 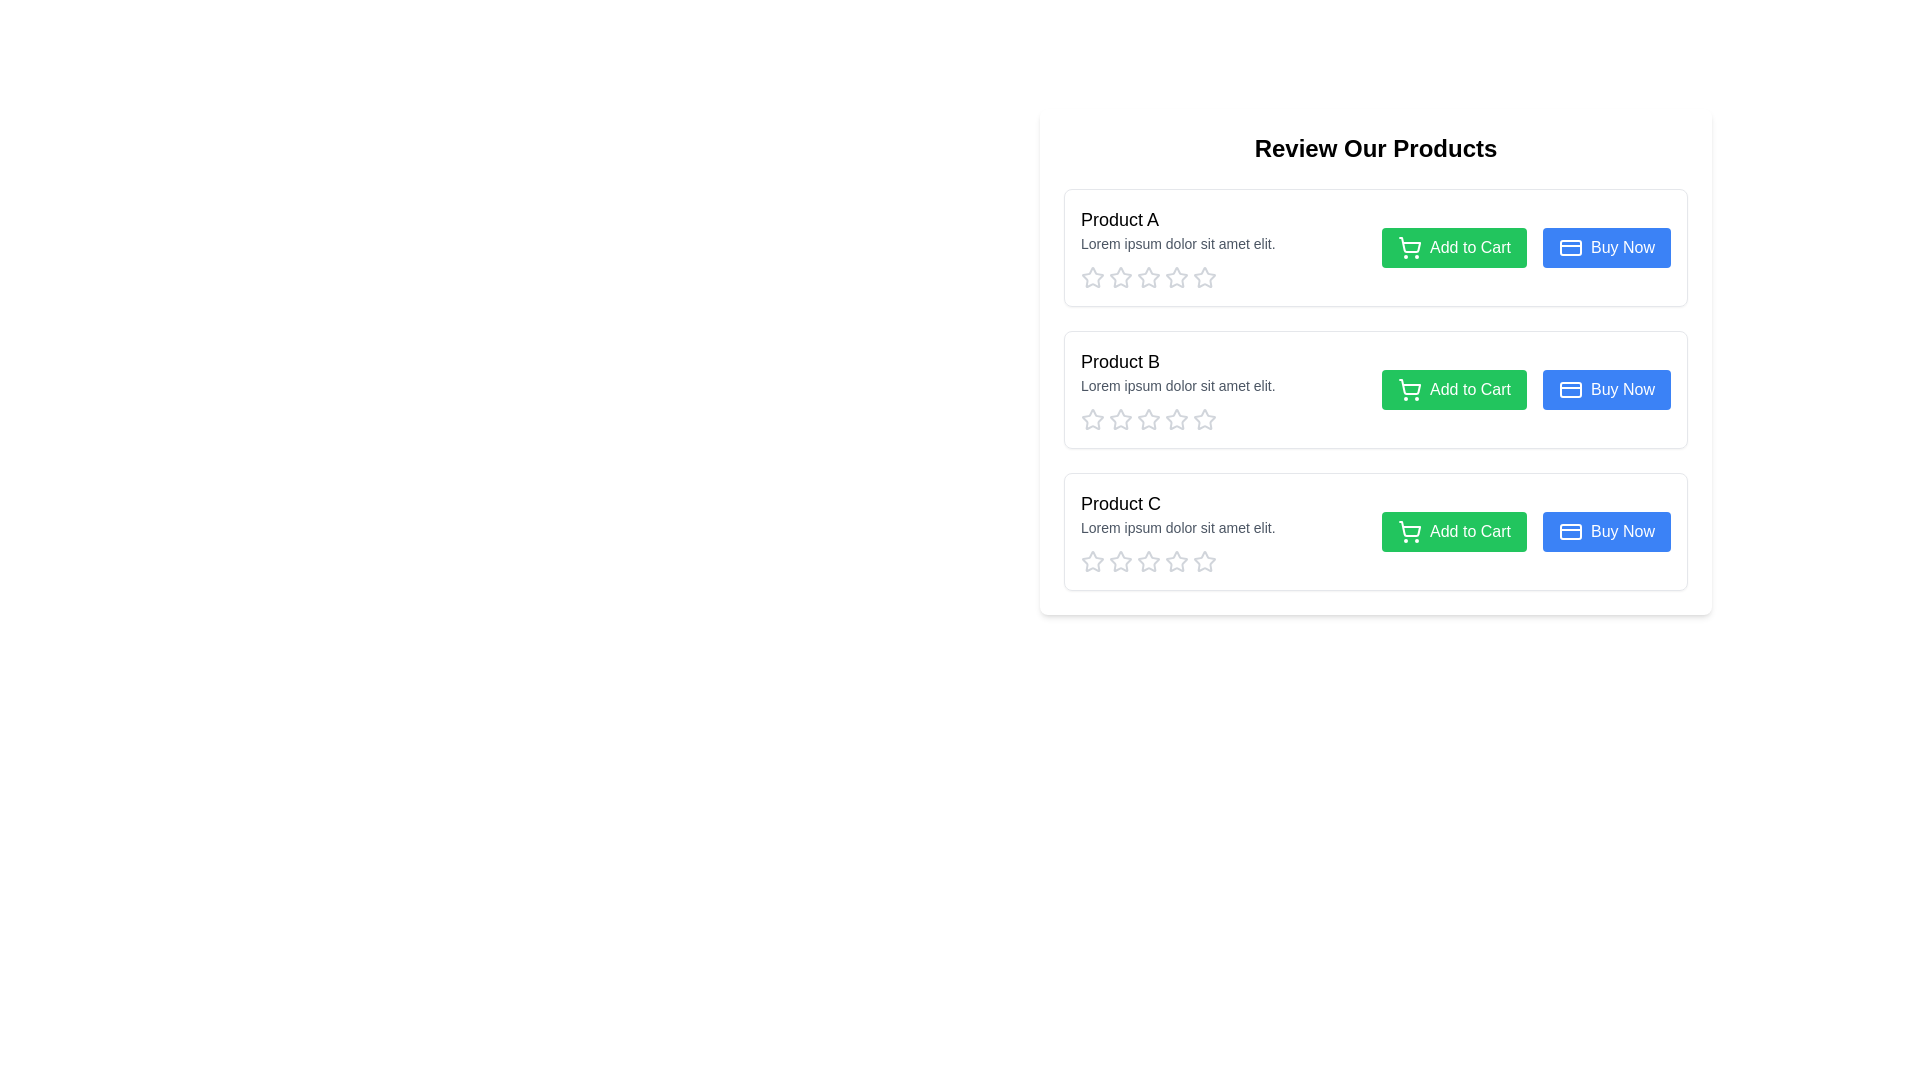 What do you see at coordinates (1118, 277) in the screenshot?
I see `the first interactive rating star icon for 'Product A'` at bounding box center [1118, 277].